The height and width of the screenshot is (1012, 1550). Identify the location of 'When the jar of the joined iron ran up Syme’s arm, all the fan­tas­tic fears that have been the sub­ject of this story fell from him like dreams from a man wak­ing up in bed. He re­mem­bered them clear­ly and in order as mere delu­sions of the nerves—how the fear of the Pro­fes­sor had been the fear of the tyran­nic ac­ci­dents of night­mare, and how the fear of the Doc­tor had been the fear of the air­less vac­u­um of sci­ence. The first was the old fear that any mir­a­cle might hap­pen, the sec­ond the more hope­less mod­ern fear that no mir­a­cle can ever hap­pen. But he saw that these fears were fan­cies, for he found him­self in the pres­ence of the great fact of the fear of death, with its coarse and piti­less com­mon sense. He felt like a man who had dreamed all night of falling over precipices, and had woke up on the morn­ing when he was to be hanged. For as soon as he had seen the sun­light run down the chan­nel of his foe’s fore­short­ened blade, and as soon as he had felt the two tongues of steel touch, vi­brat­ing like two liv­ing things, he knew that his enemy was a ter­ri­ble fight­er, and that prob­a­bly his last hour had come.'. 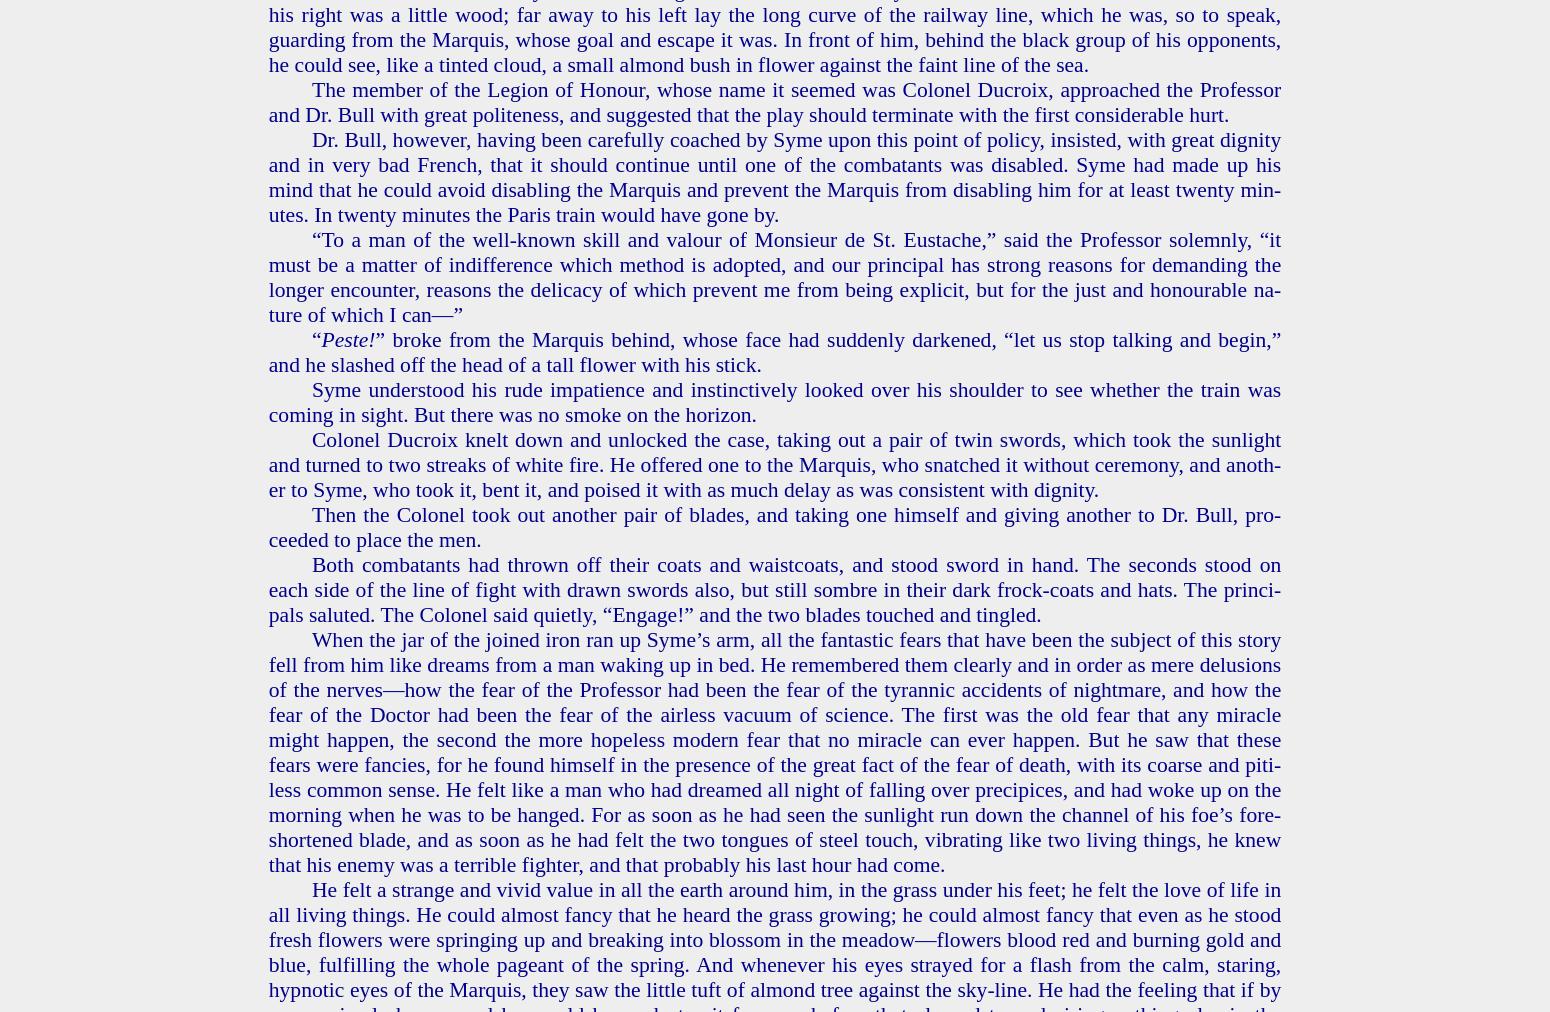
(774, 751).